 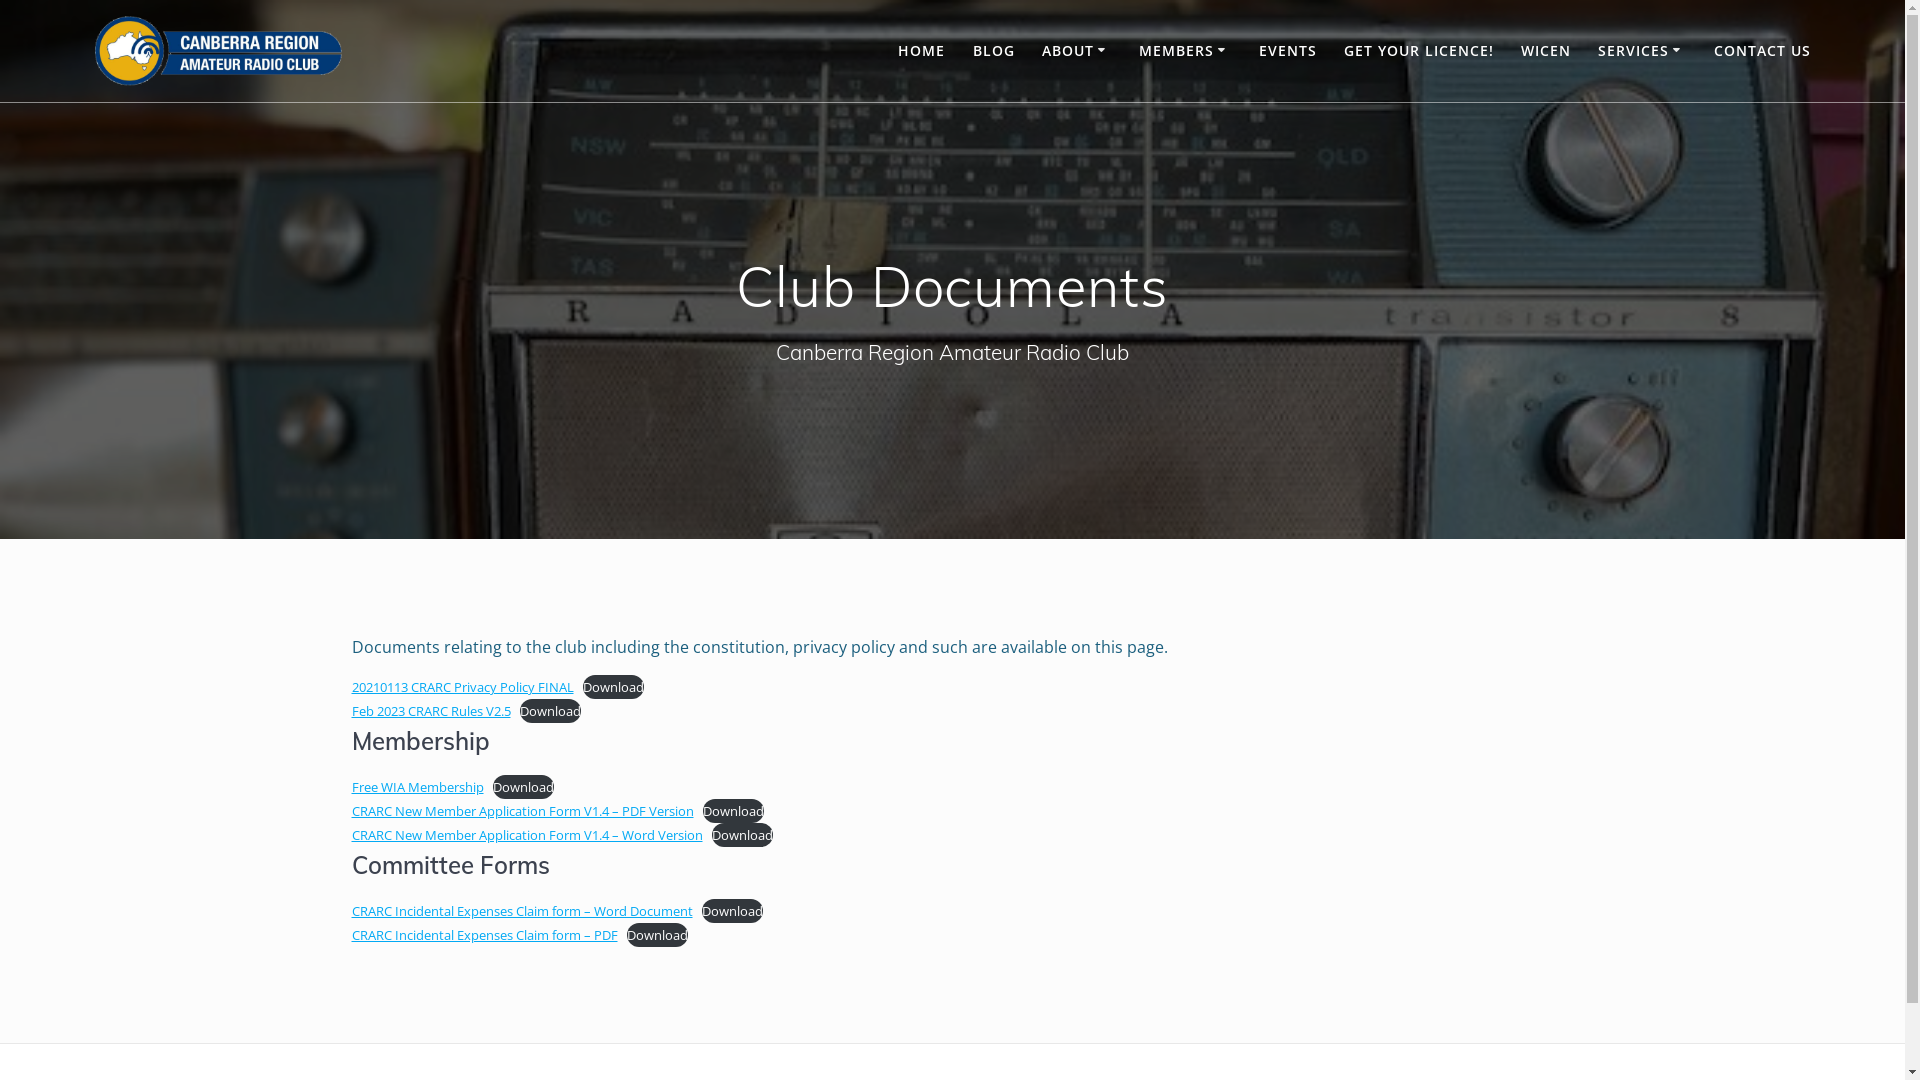 I want to click on 'ABOUT', so click(x=1075, y=49).